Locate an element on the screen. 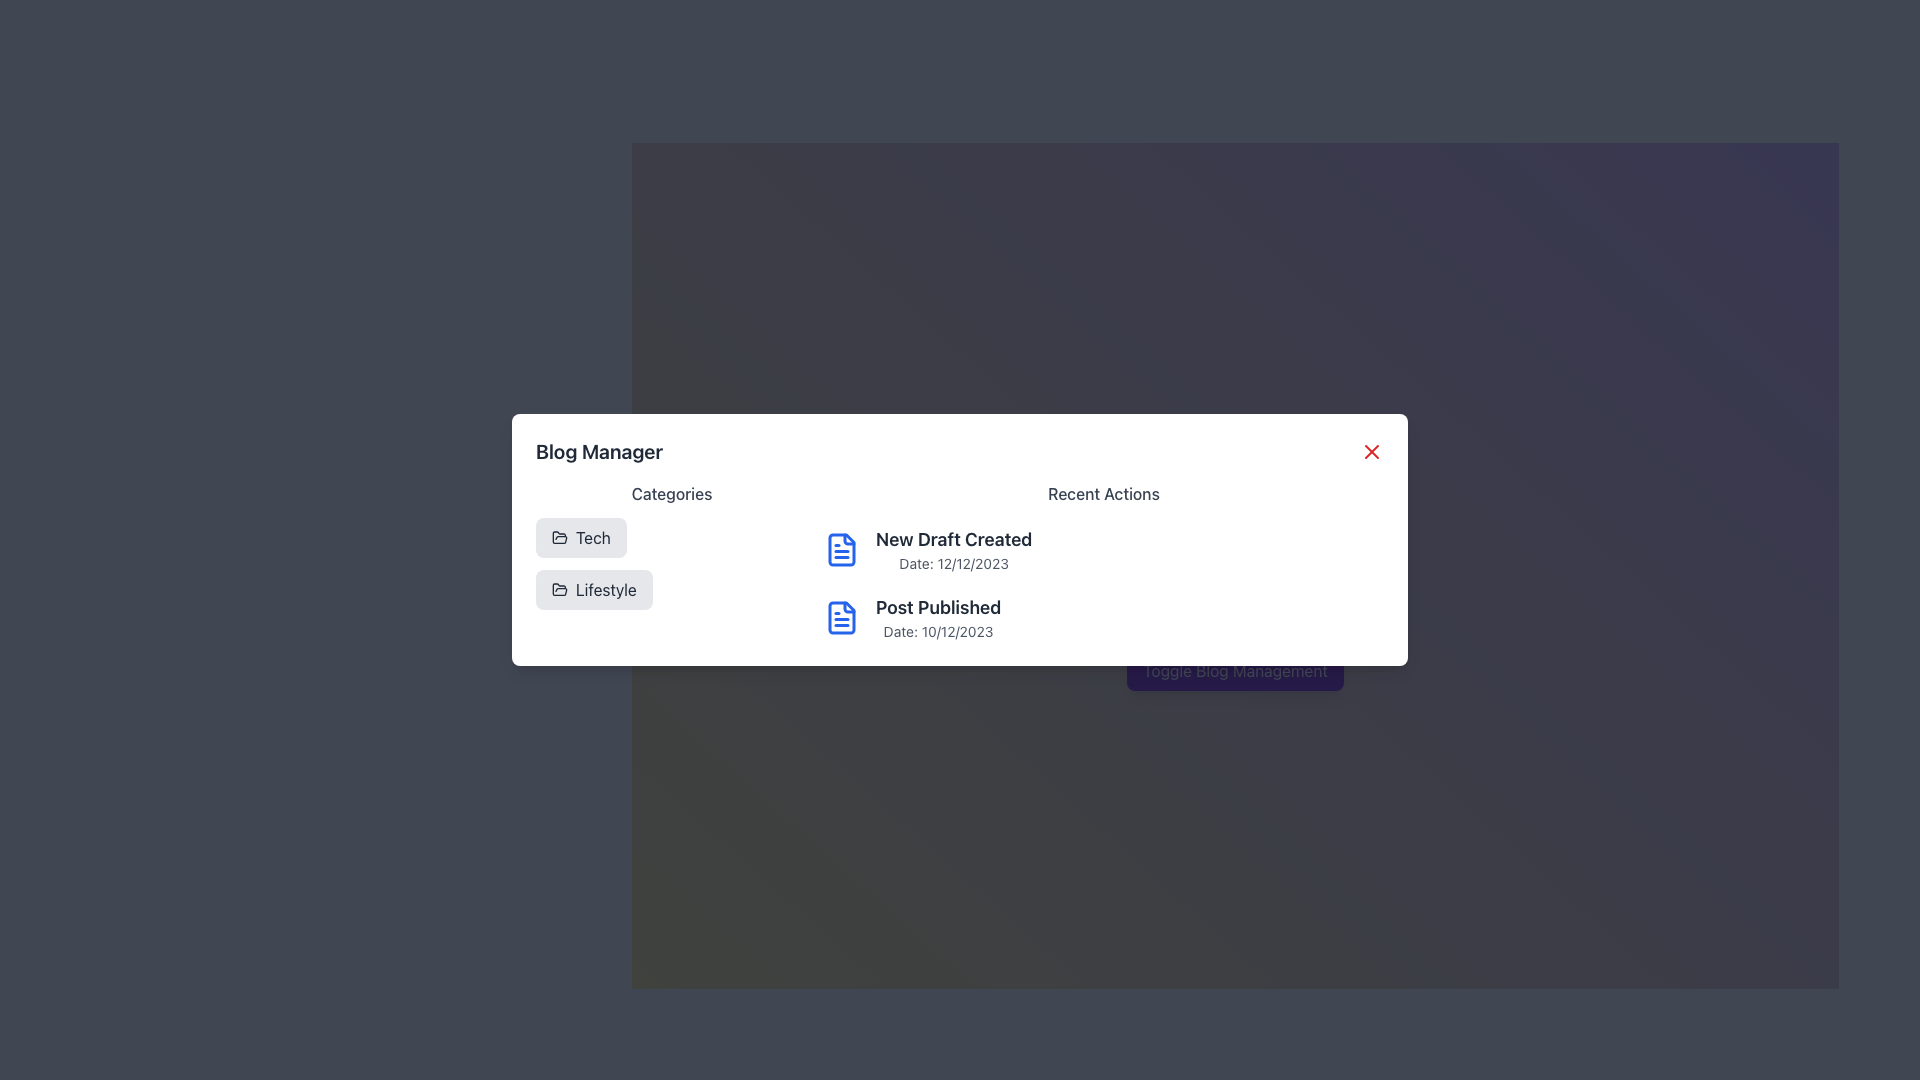  text of the Text Label indicating a recent action of publishing a post, located in the right-hand column under 'Recent Actions' is located at coordinates (937, 607).